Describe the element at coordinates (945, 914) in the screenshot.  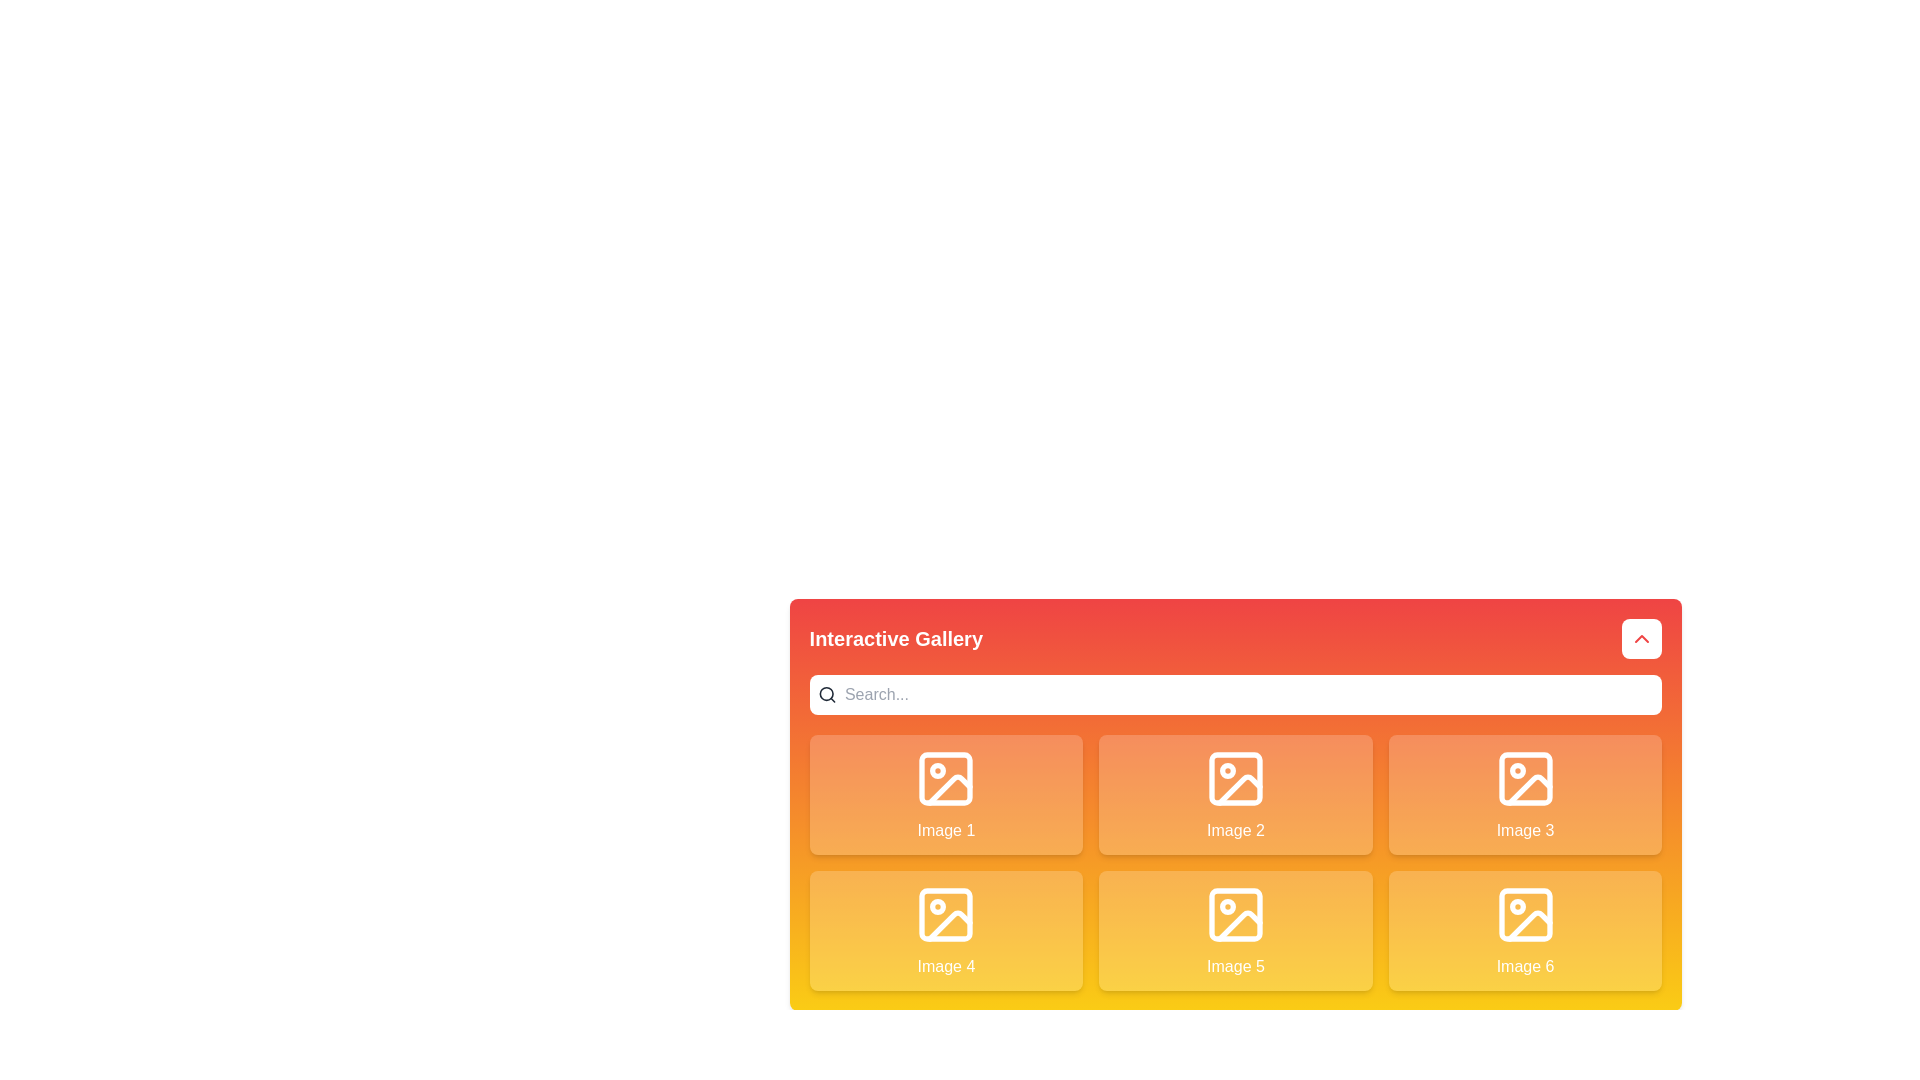
I see `the Rounded Rectangle (SVG element) that visually represents an image icon in the 'Image 4' thumbnail of the second row in the image gallery` at that location.